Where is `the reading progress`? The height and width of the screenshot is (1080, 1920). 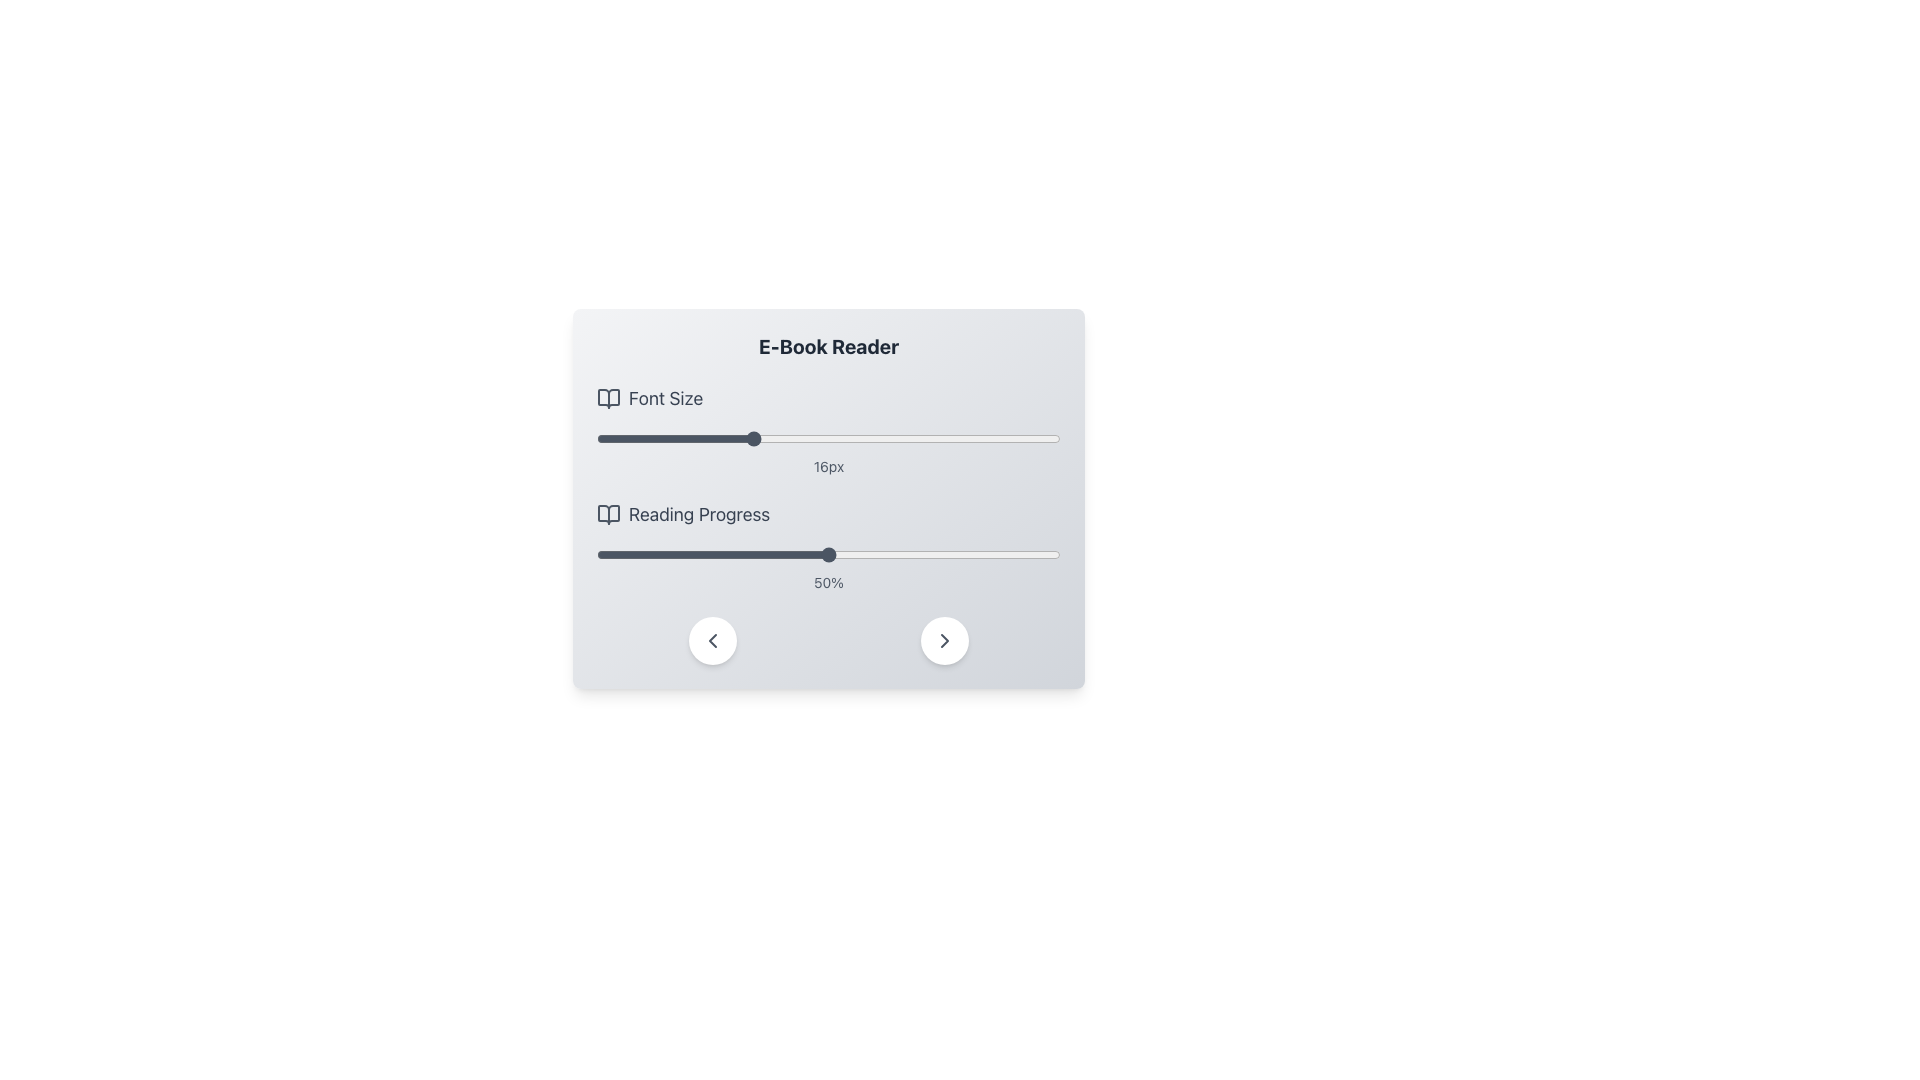
the reading progress is located at coordinates (866, 555).